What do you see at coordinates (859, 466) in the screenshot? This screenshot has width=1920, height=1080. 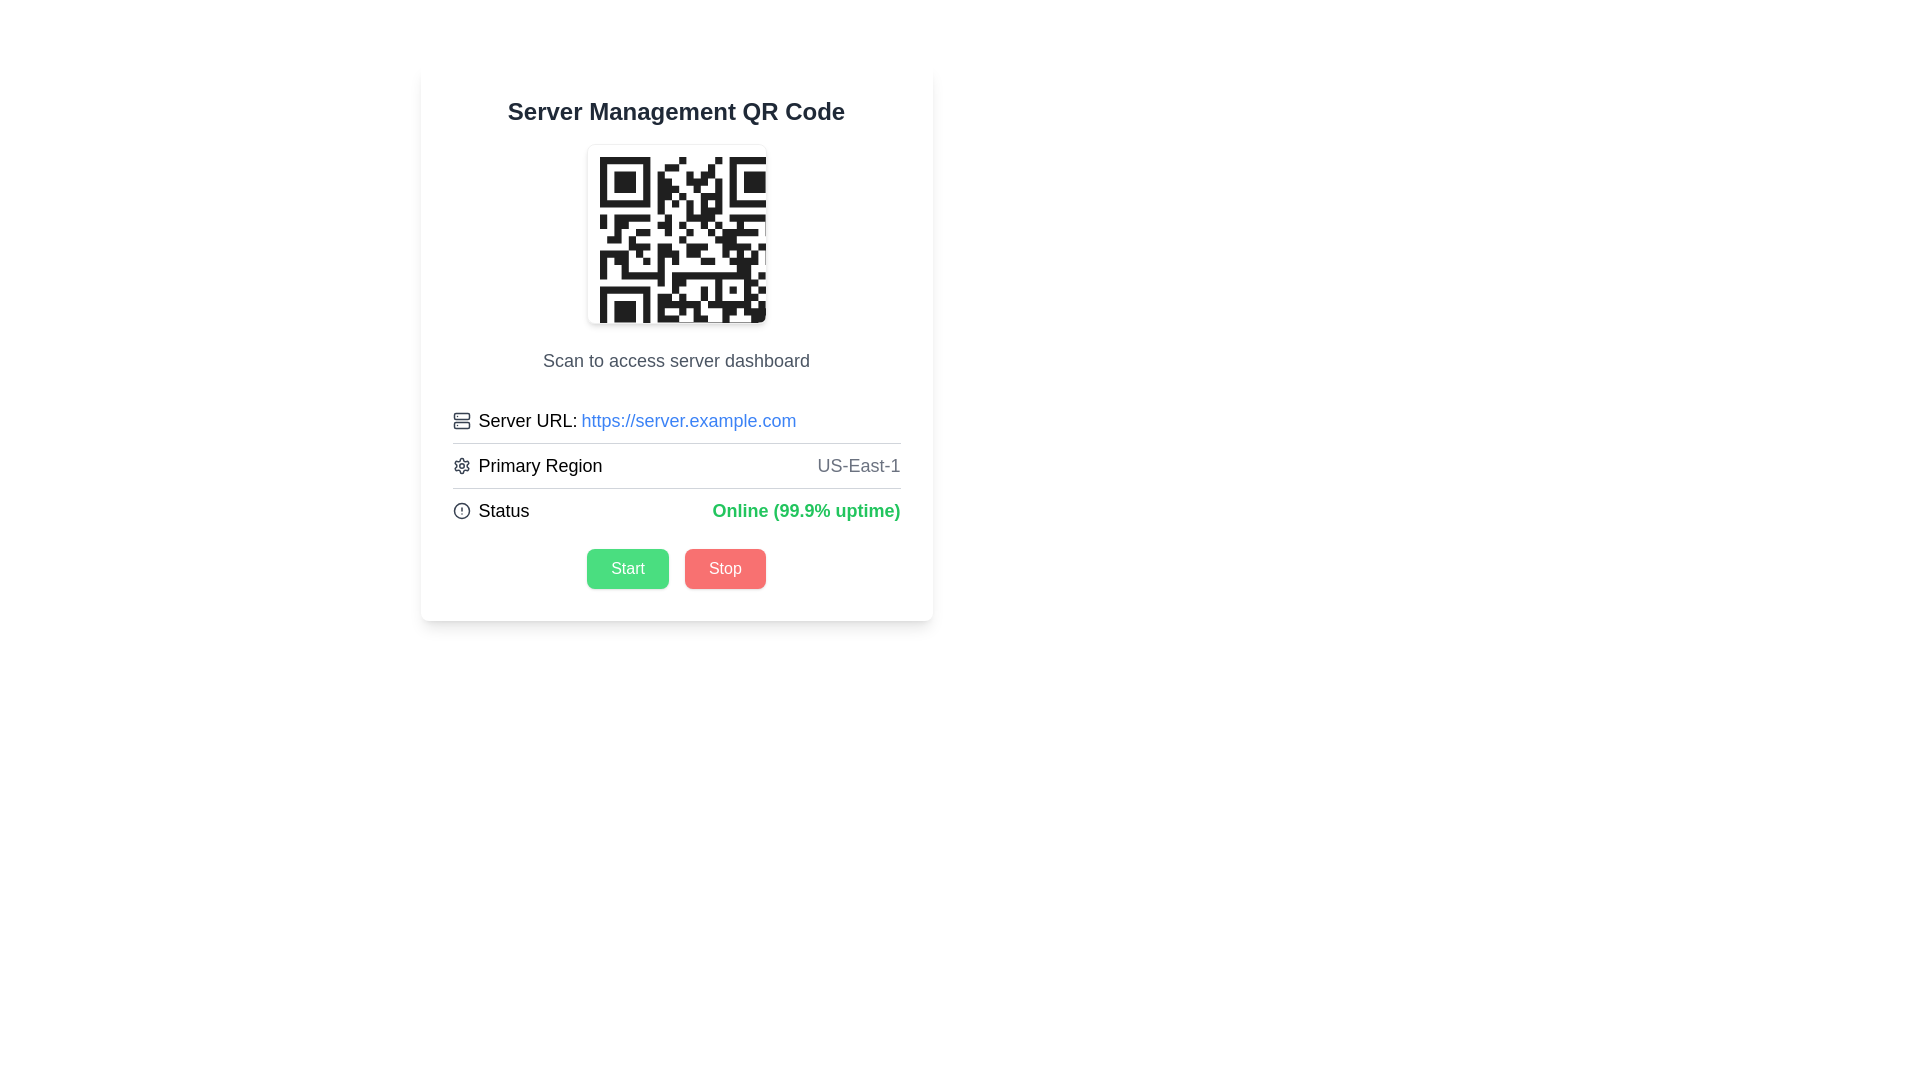 I see `the static text UI component displaying 'US-East-1', which is located at the right end of the row next to 'Primary Region'` at bounding box center [859, 466].